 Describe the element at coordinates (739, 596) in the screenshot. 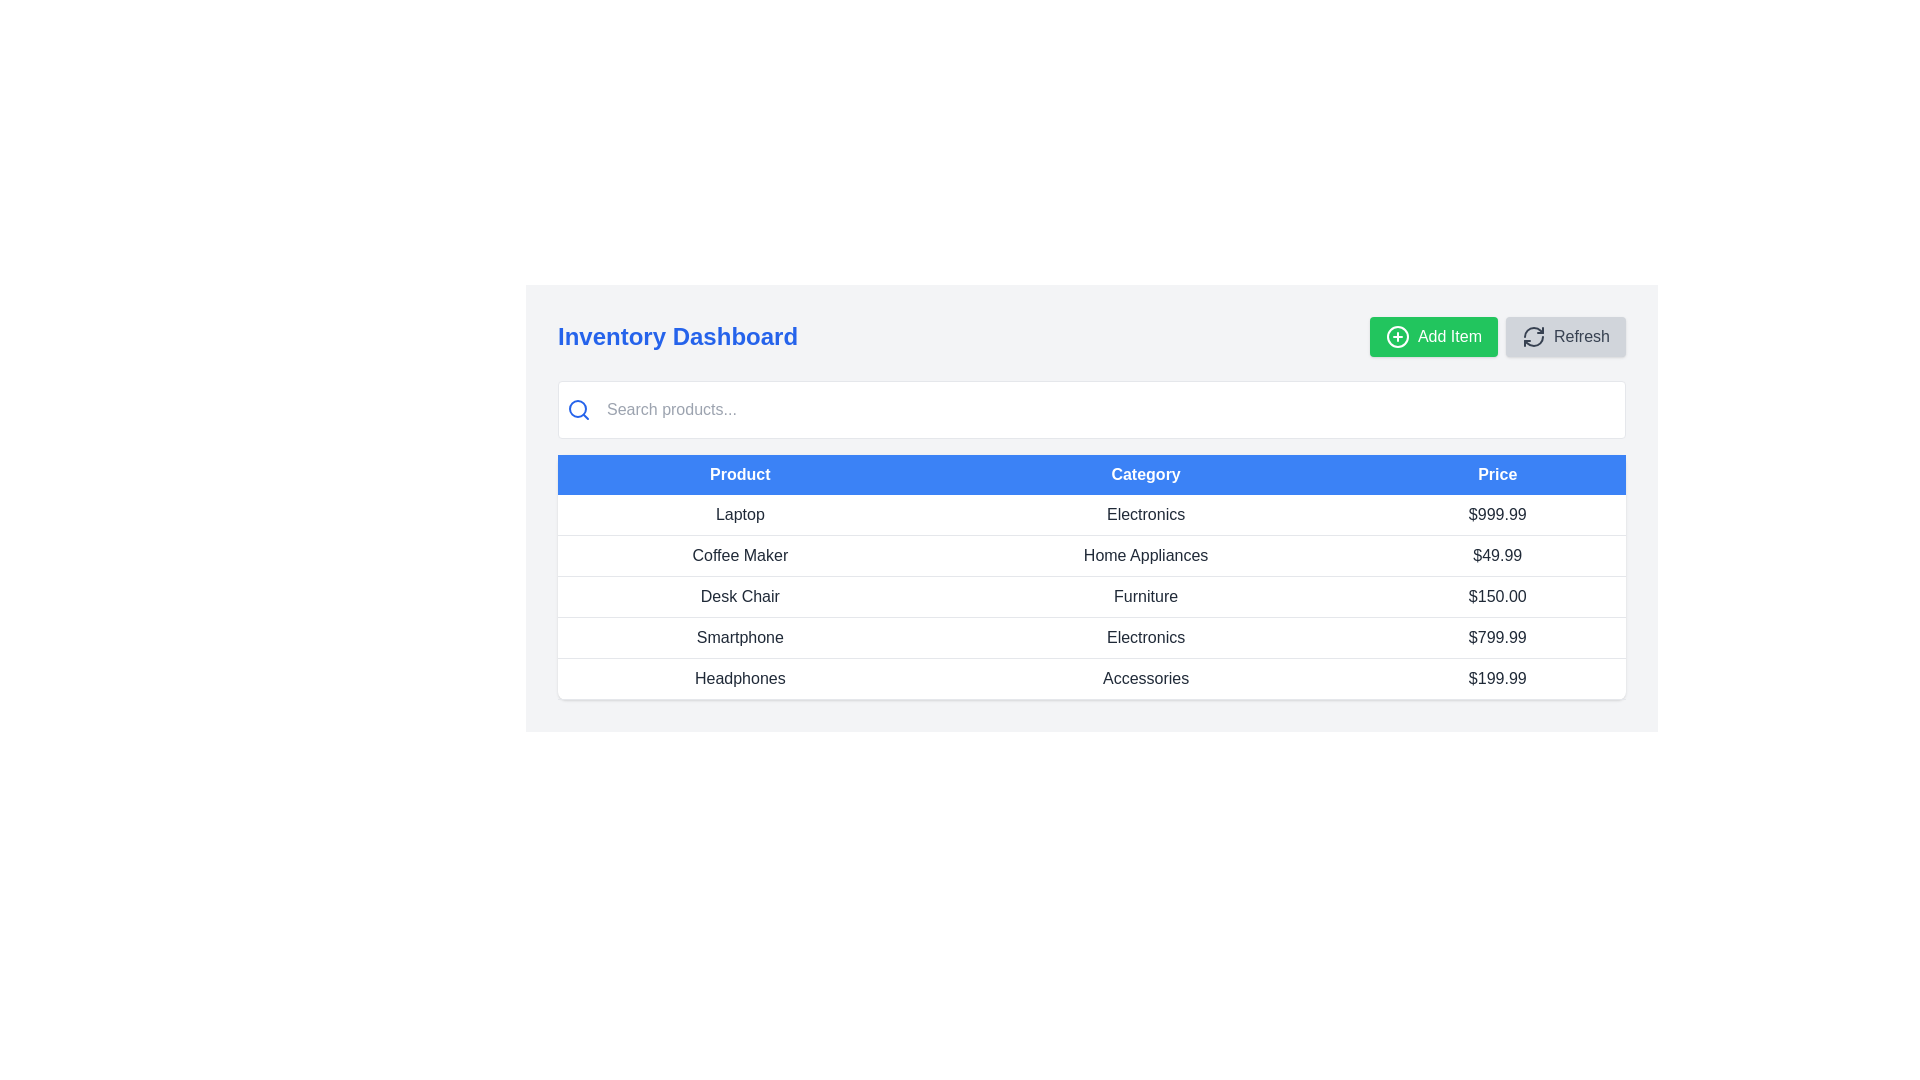

I see `text label displaying 'Desk Chair' located in the third row of the table under the 'Product' column` at that location.